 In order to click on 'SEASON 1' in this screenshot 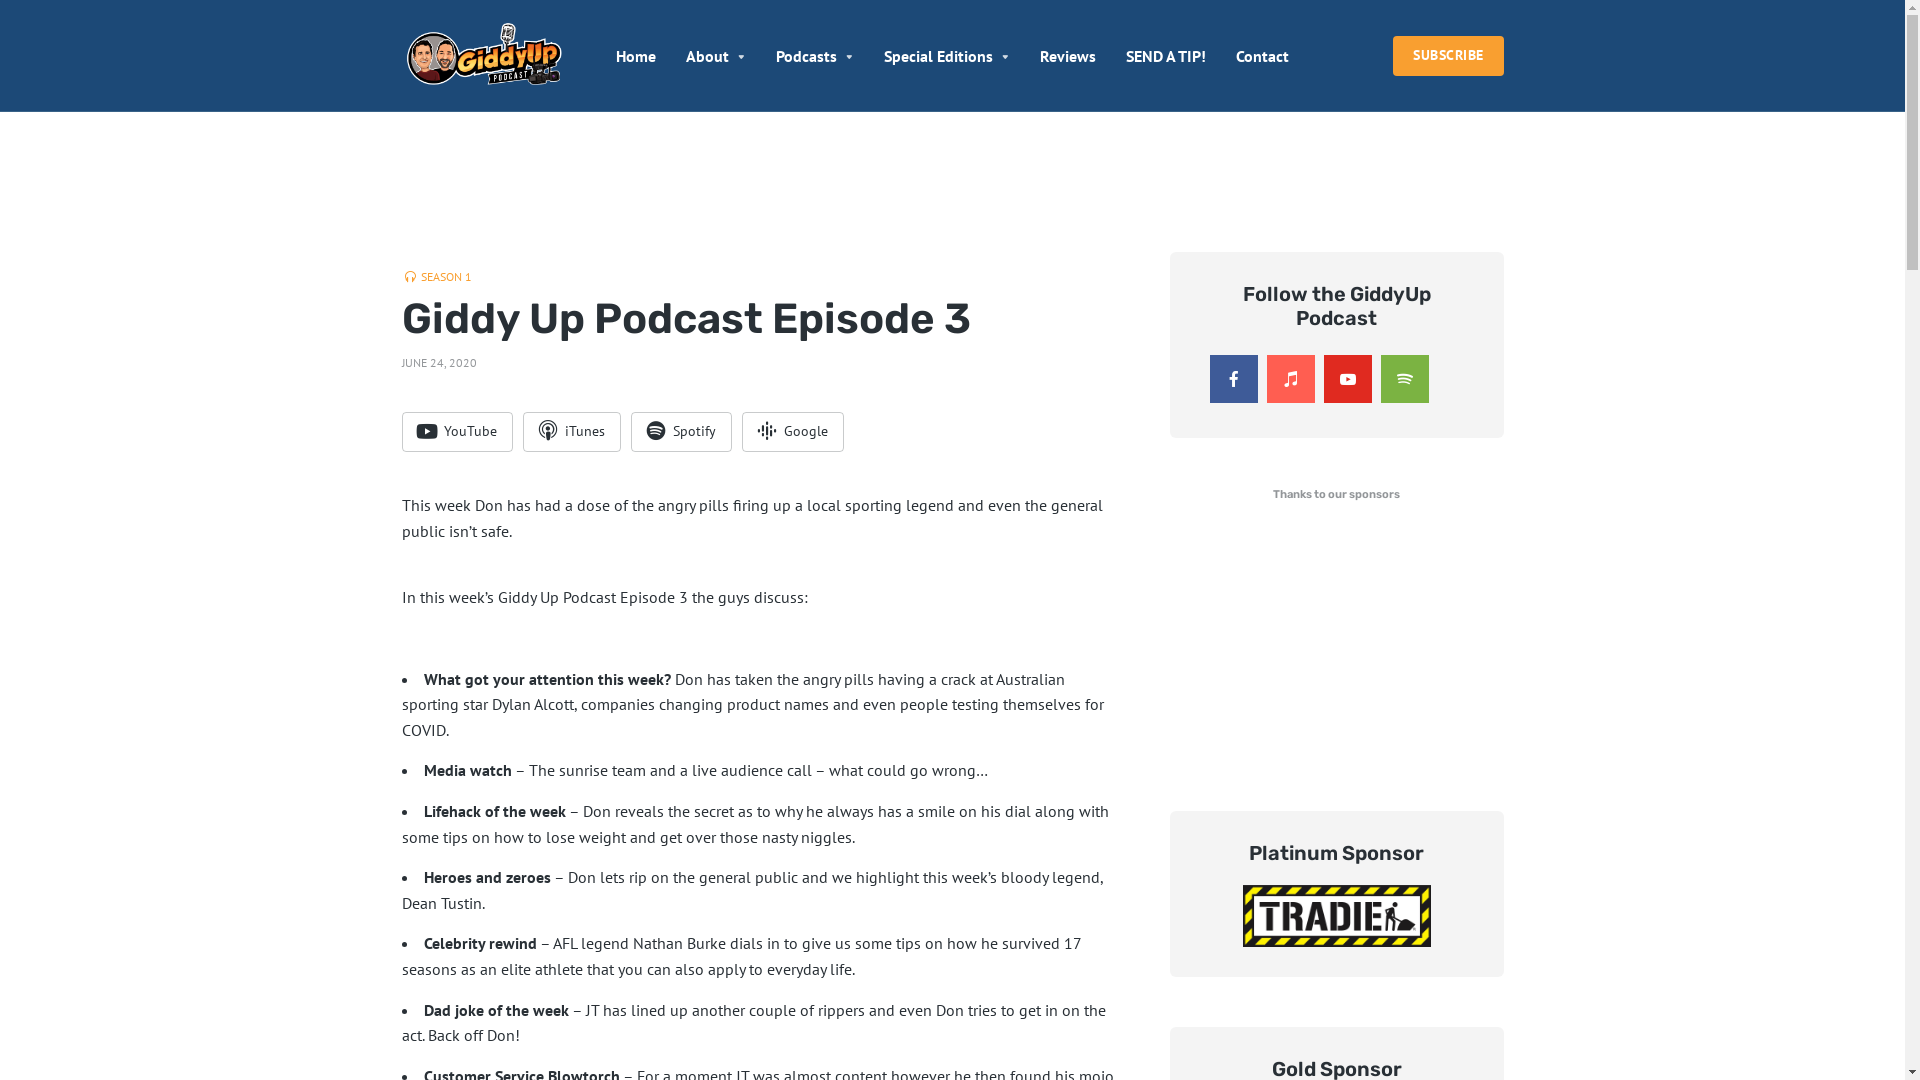, I will do `click(435, 277)`.